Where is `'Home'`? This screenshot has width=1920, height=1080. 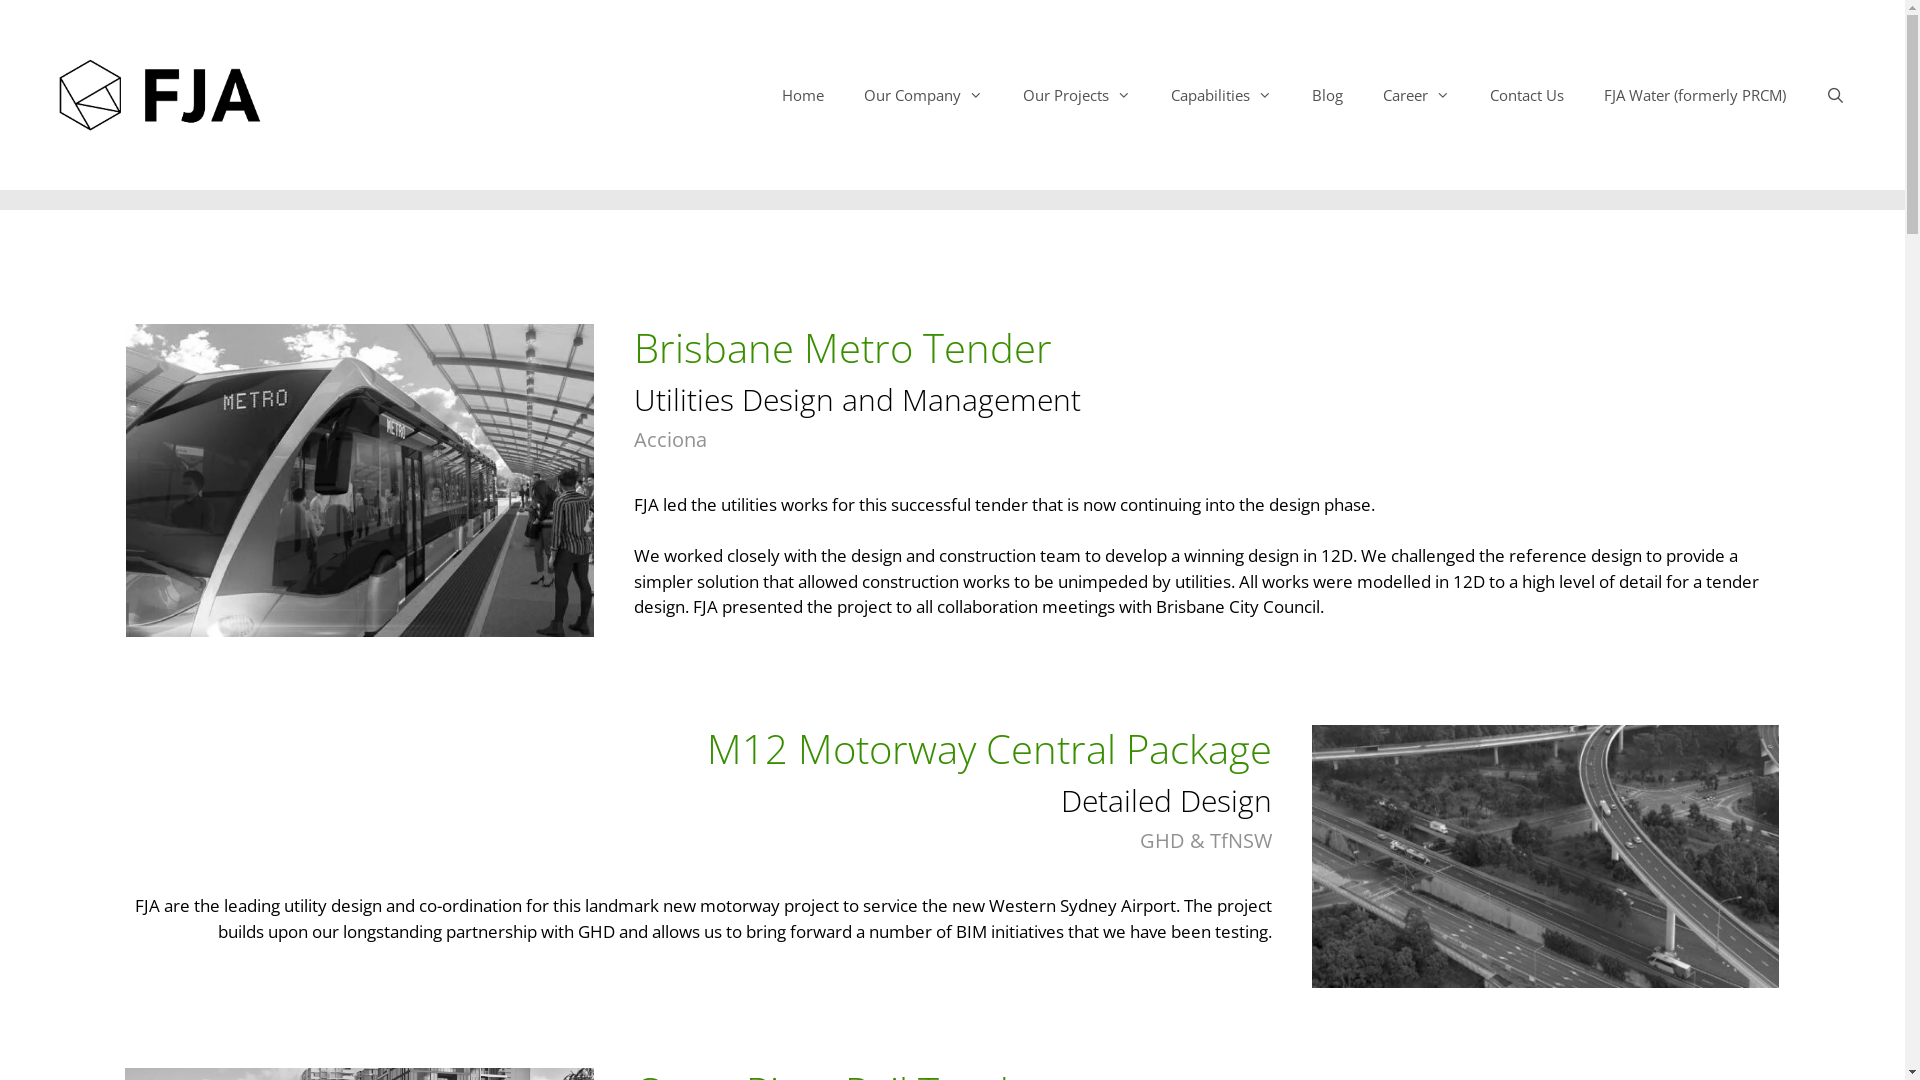 'Home' is located at coordinates (802, 95).